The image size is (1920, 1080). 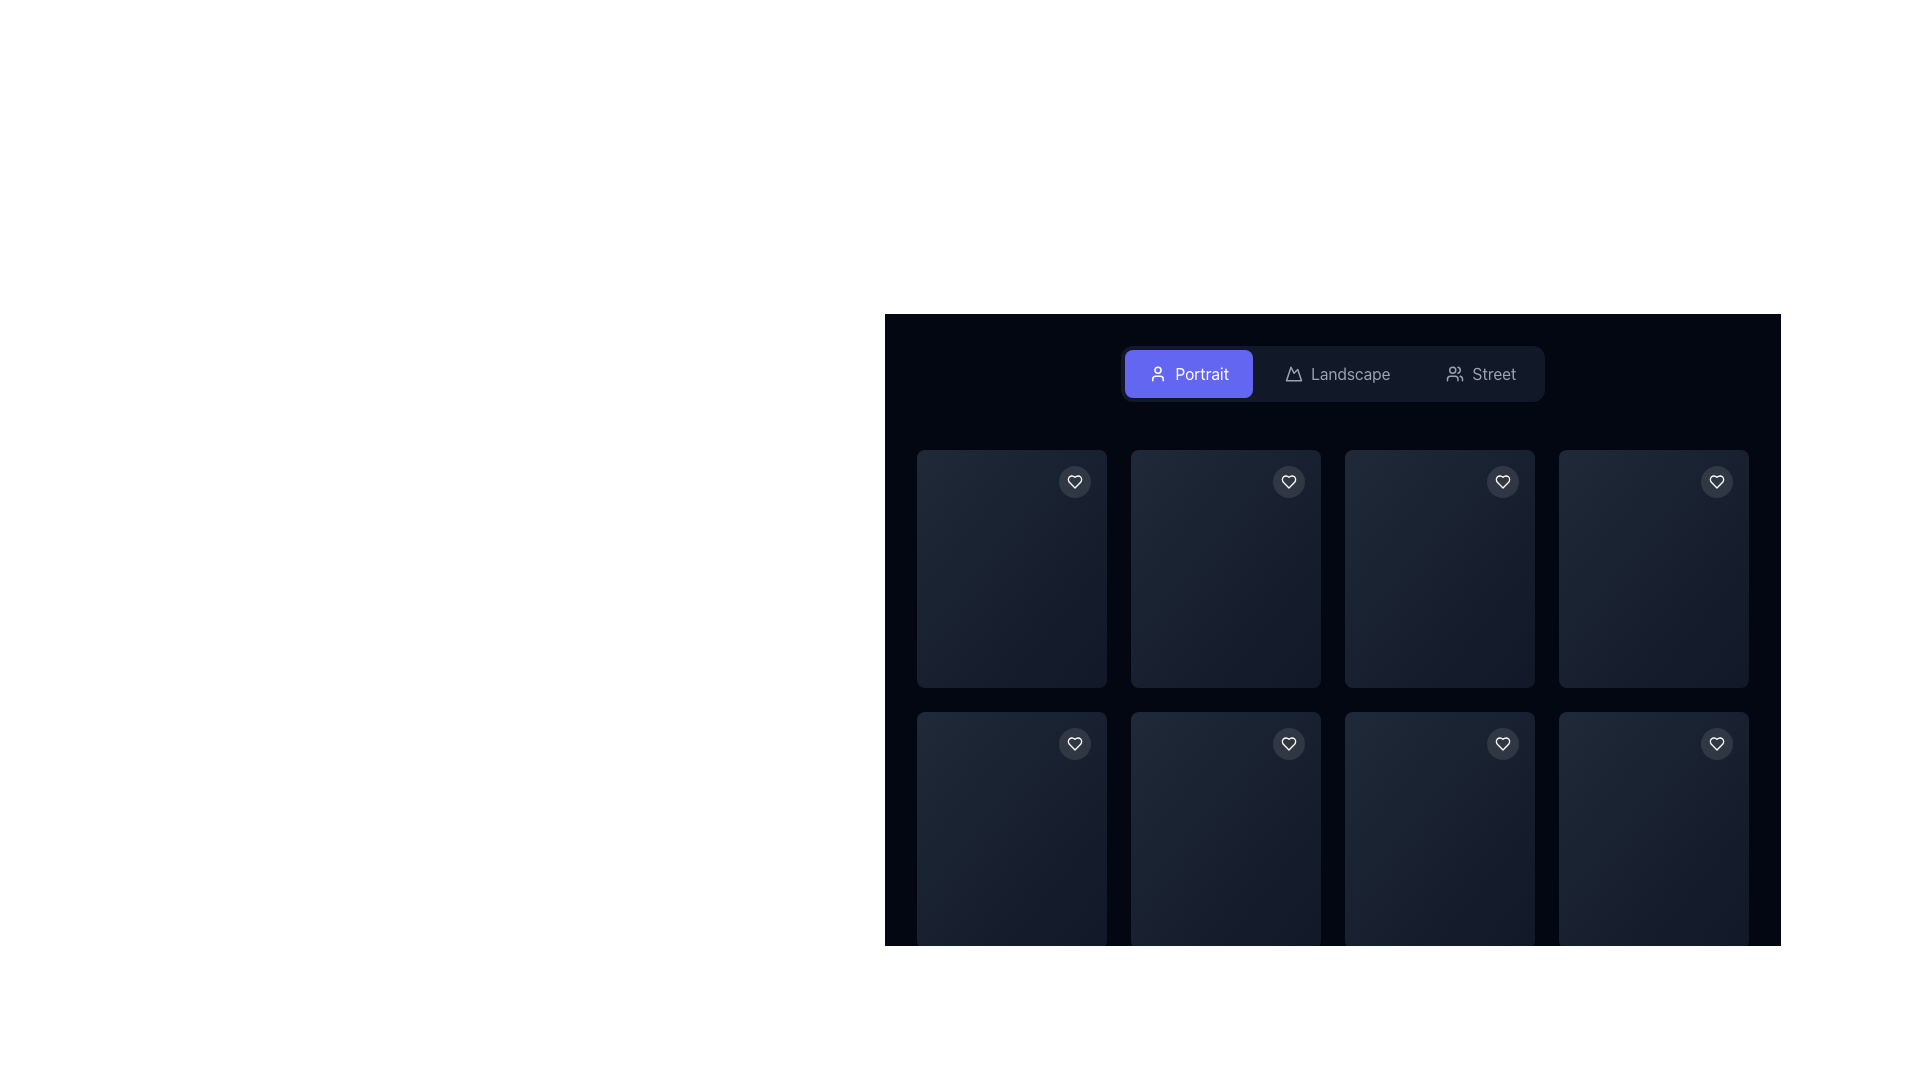 I want to click on the heart-shaped icon located in the second column of the first row to express a preference or liking for the associated item, so click(x=1289, y=482).